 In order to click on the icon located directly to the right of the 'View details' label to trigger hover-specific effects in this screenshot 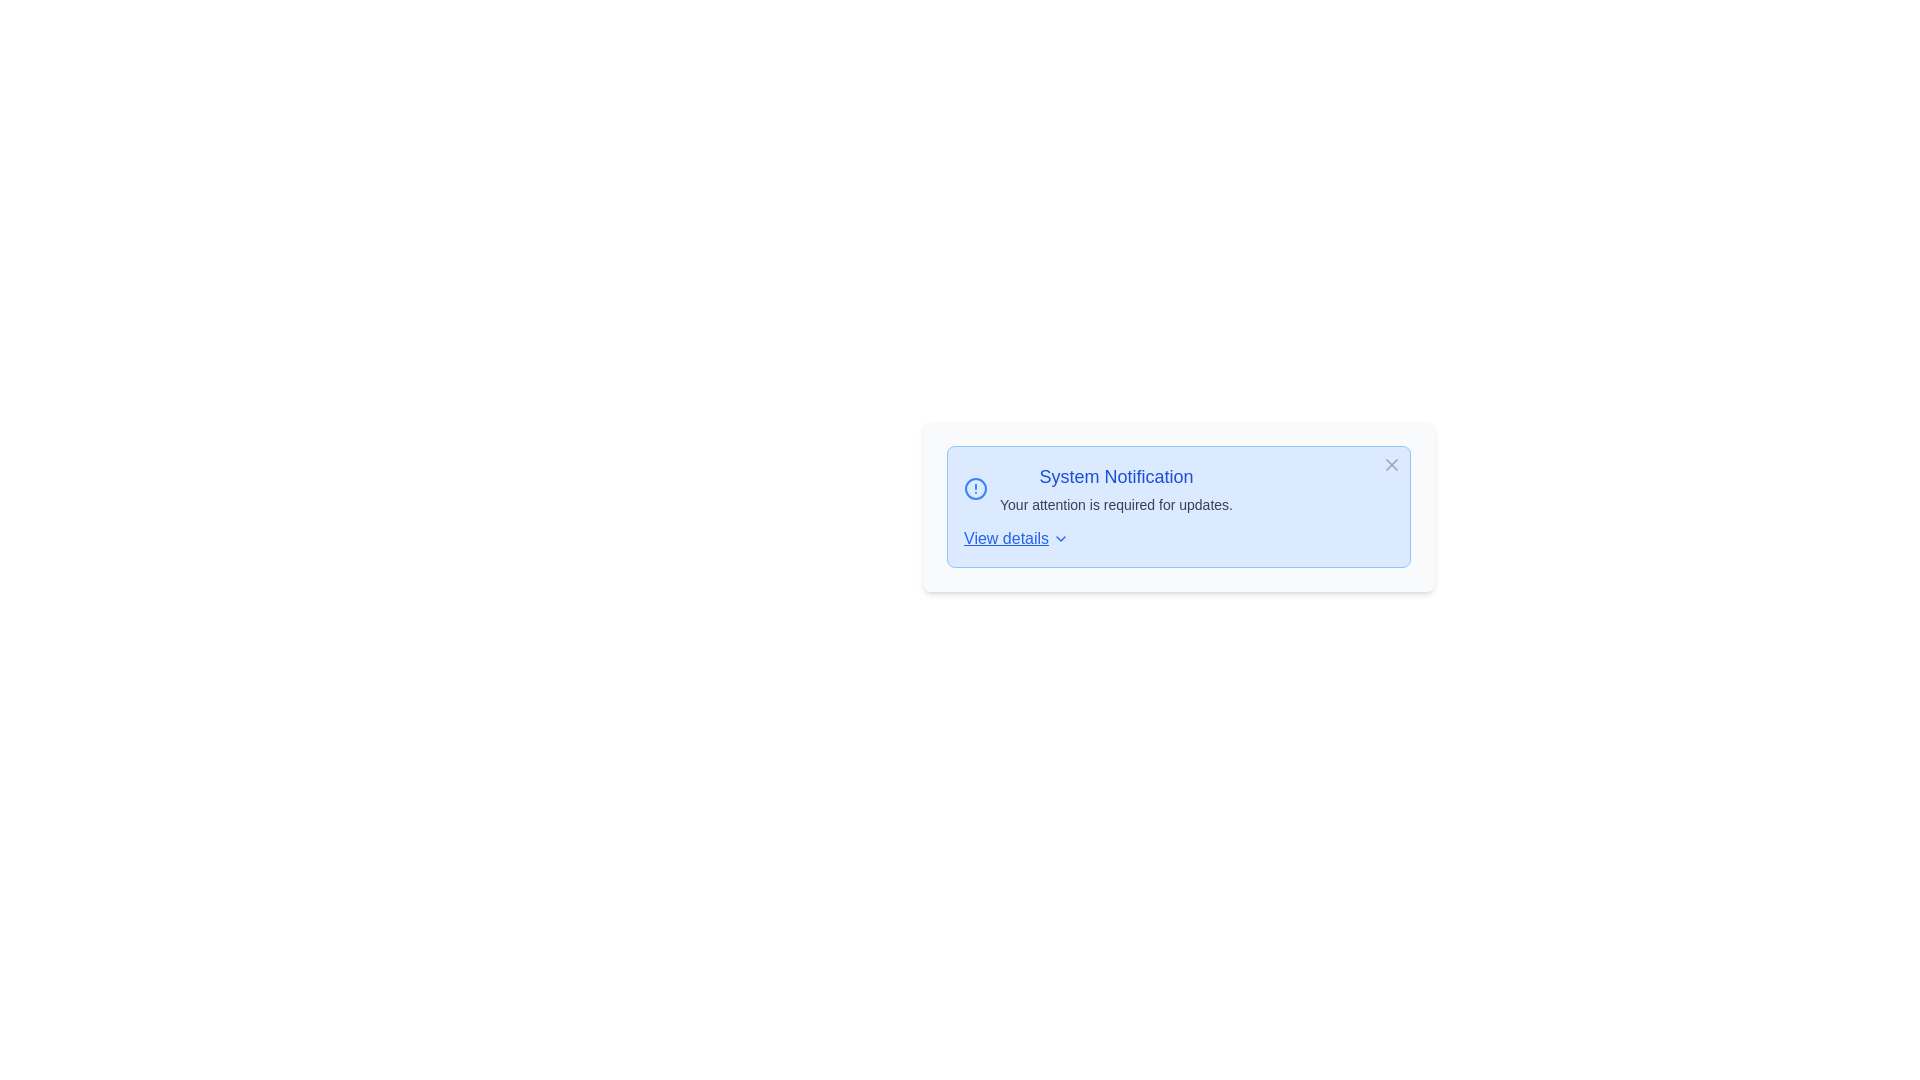, I will do `click(1060, 538)`.